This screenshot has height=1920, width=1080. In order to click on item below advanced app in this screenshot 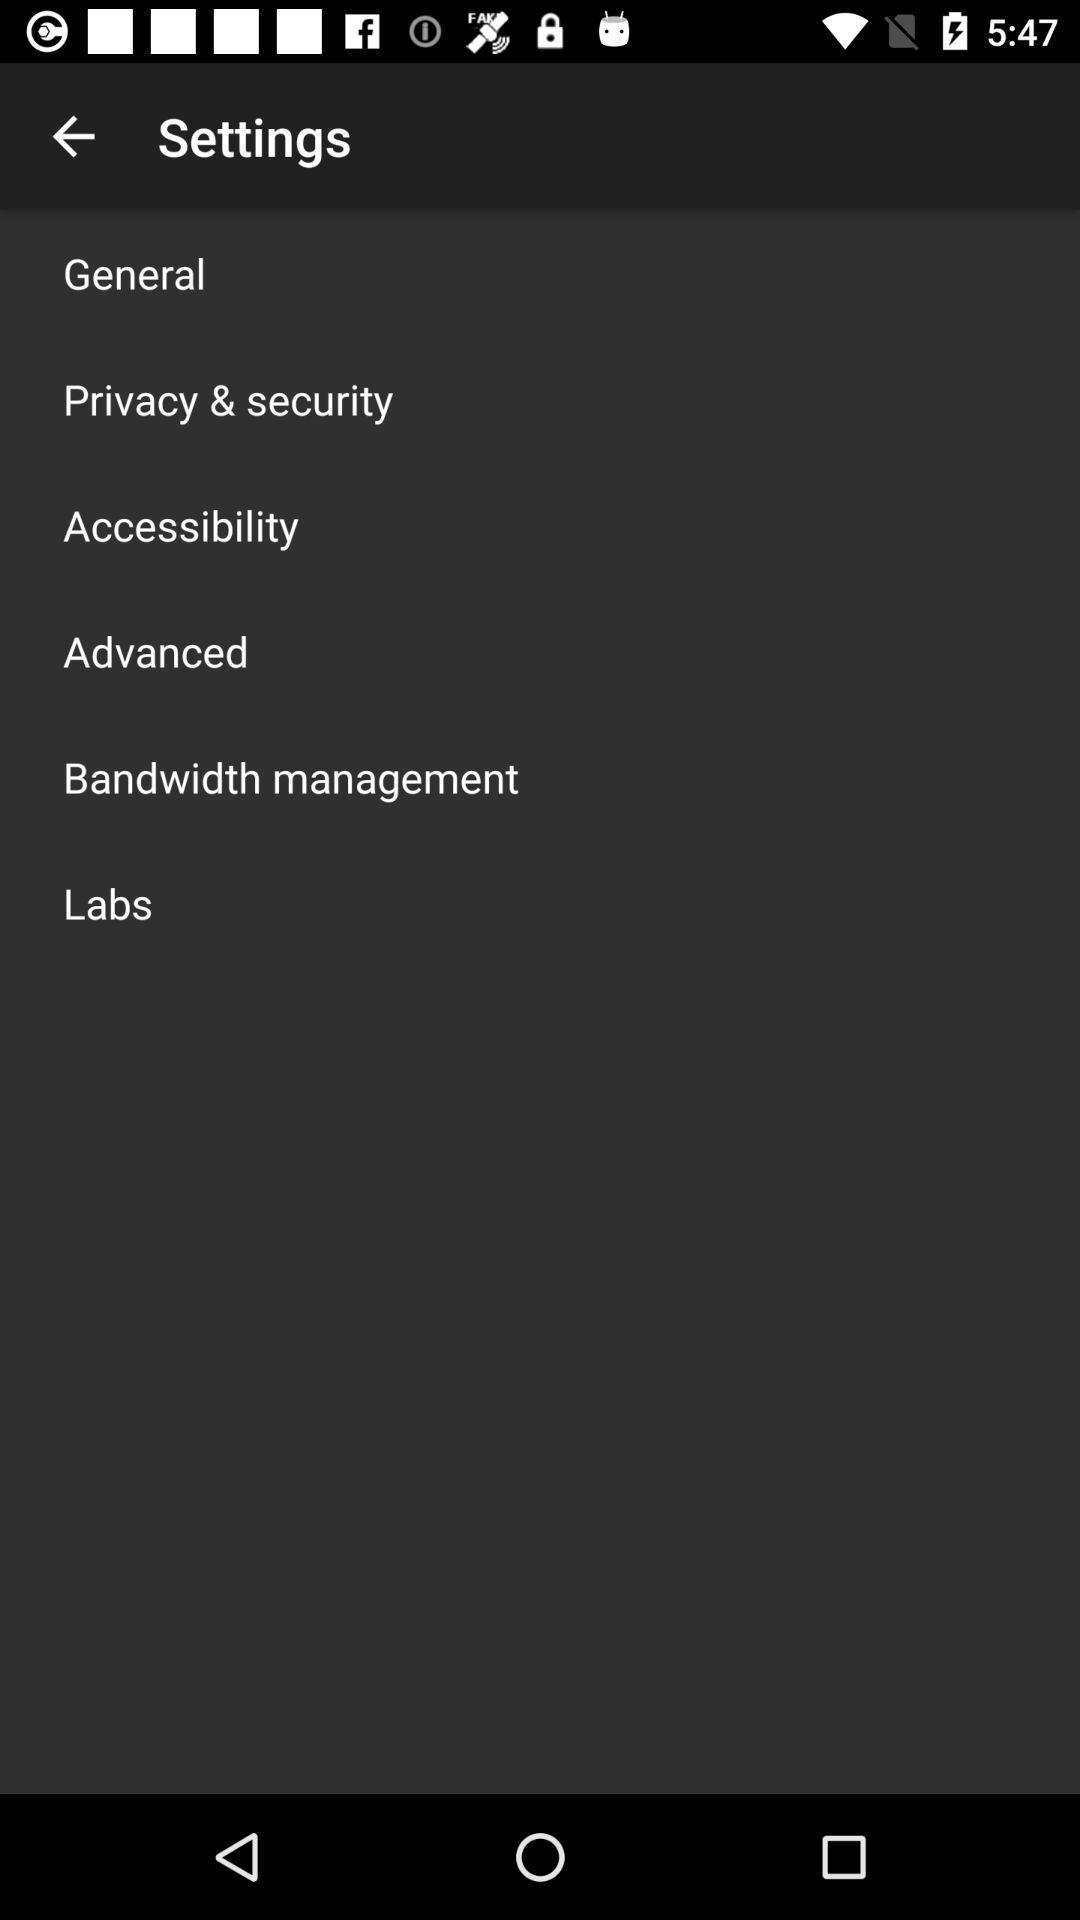, I will do `click(290, 776)`.